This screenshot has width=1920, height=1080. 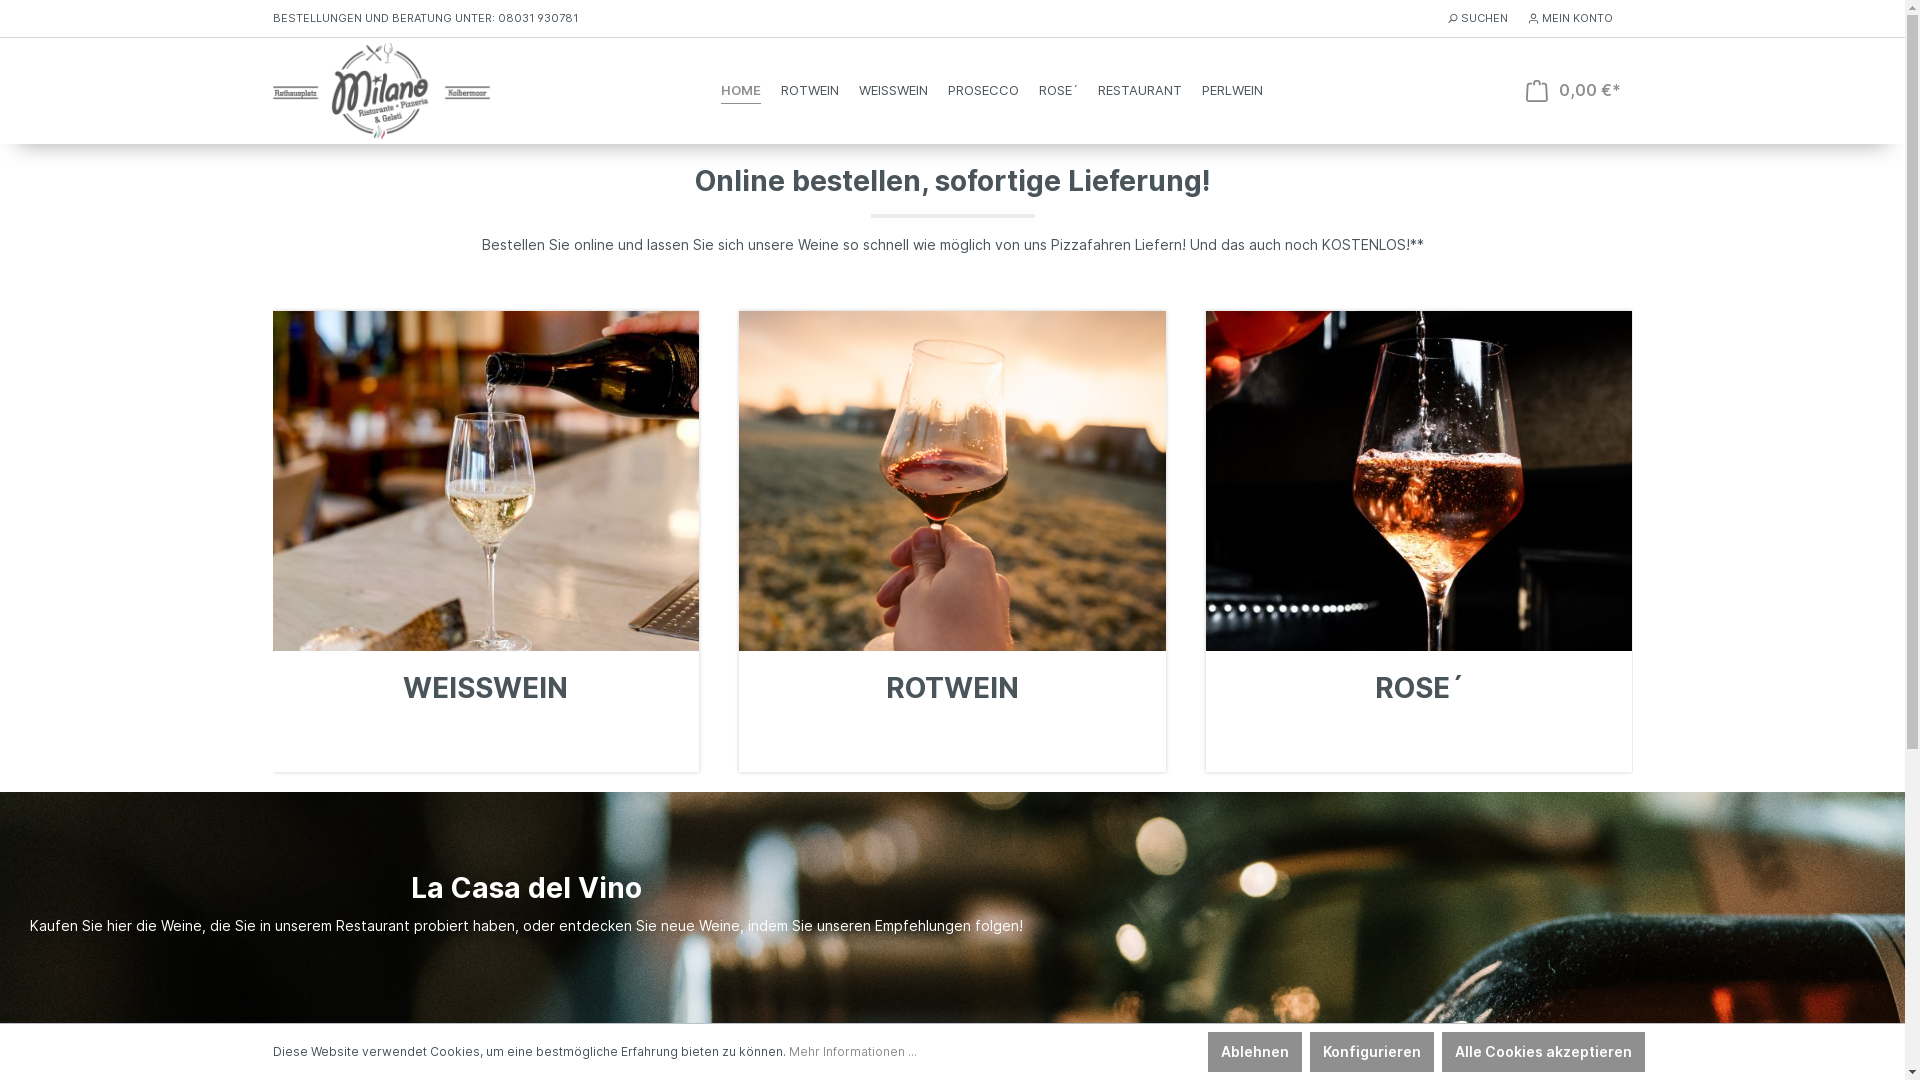 I want to click on 'HOME', so click(x=739, y=91).